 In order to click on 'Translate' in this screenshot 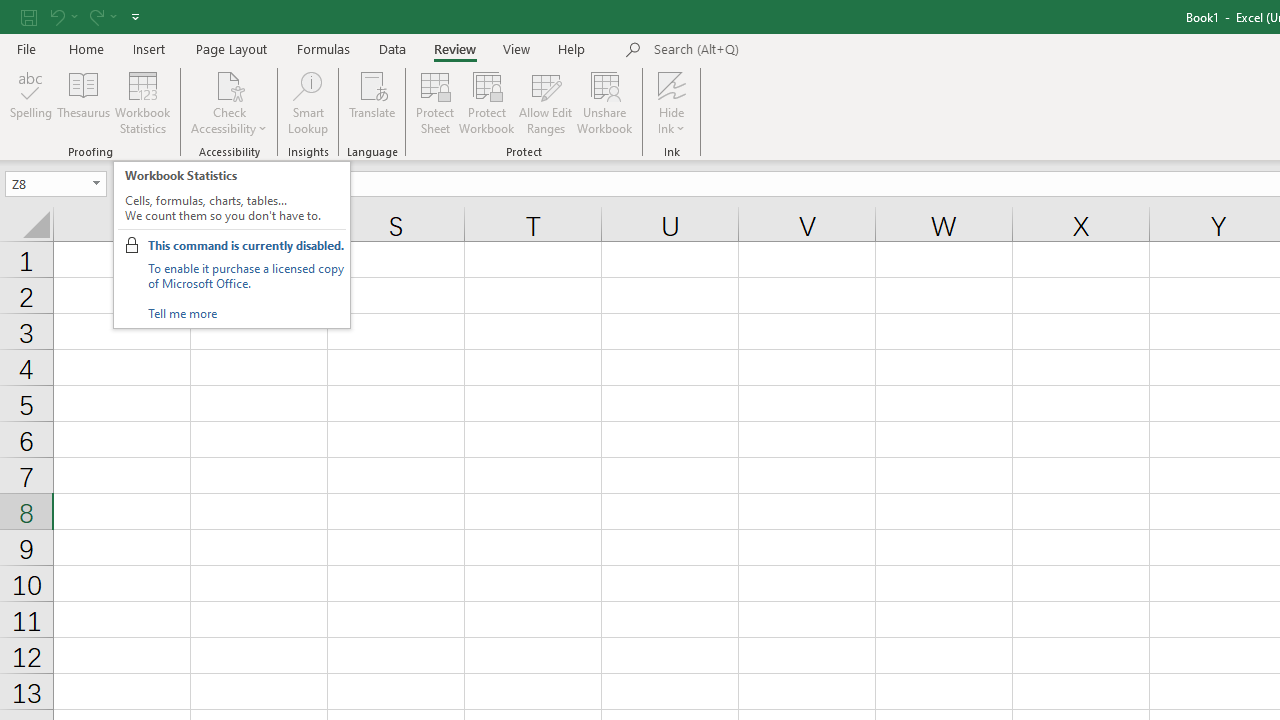, I will do `click(372, 103)`.